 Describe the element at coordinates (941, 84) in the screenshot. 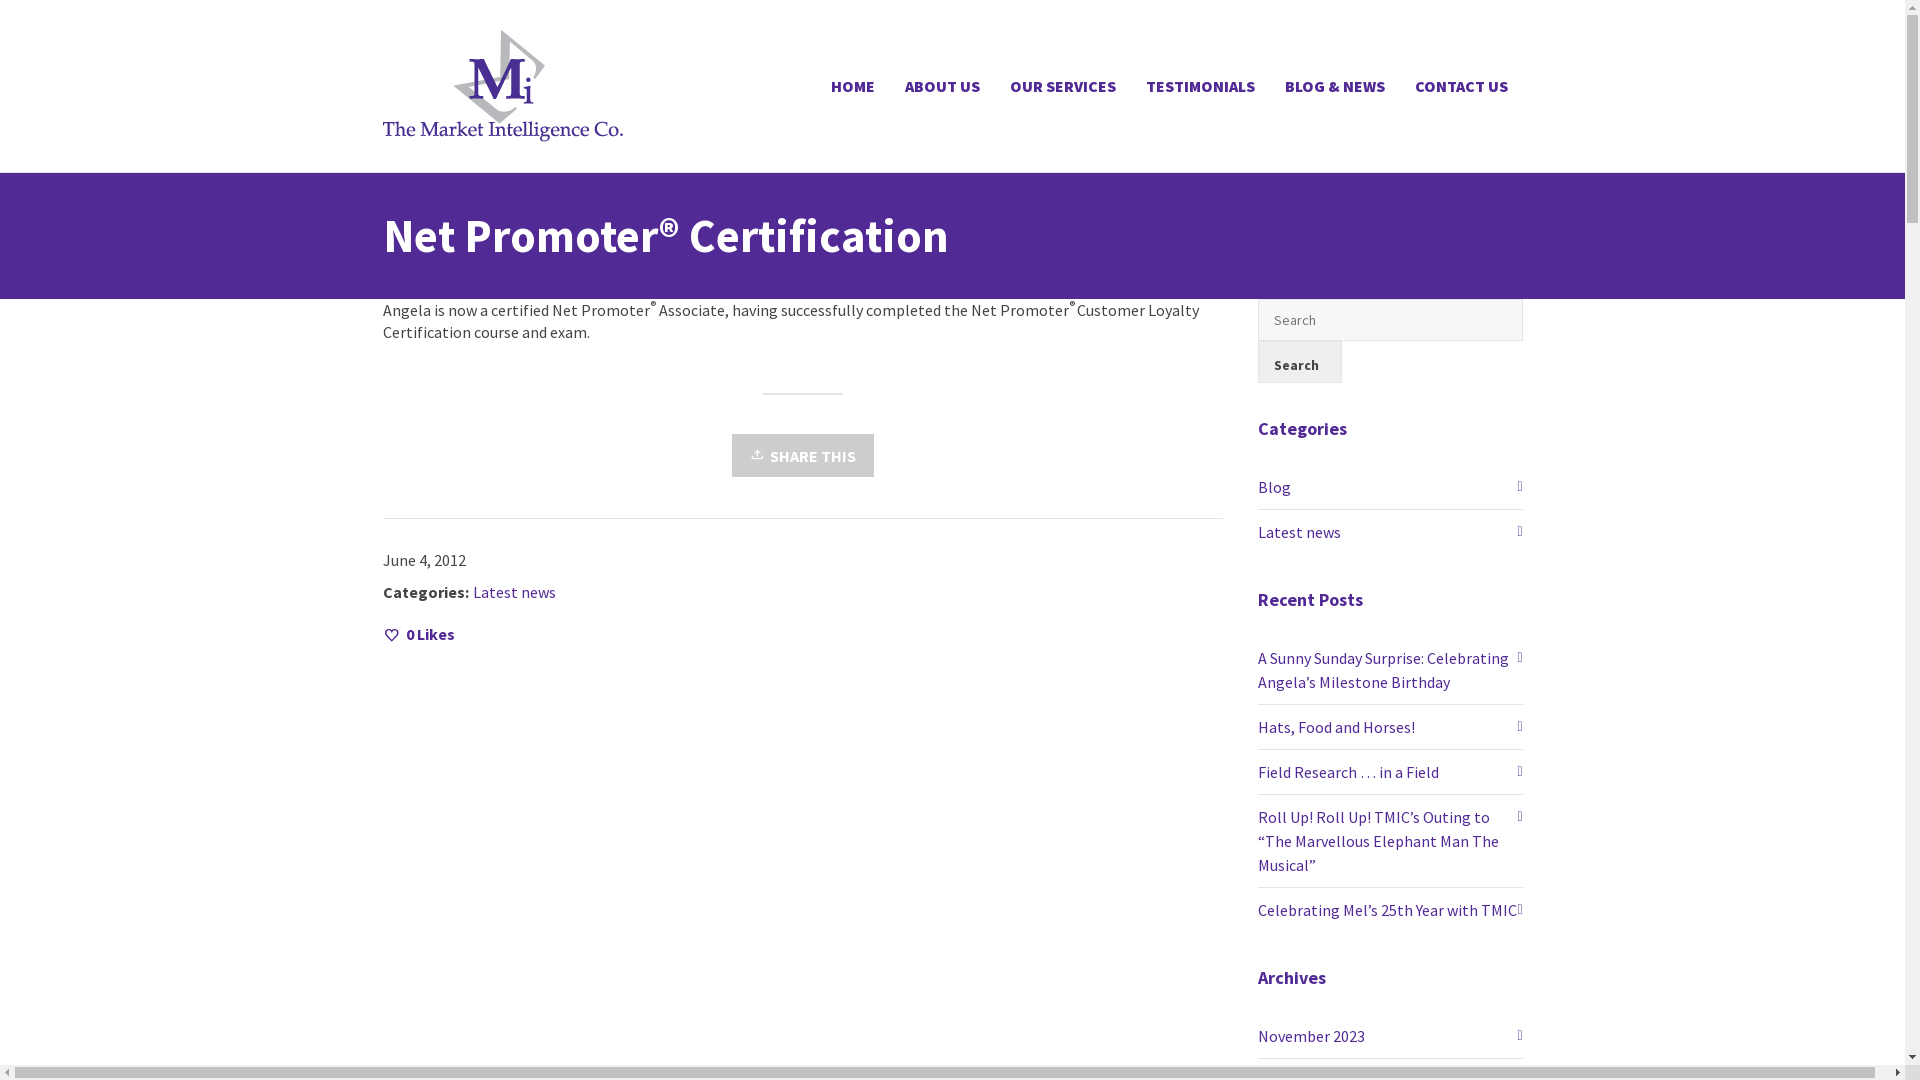

I see `'ABOUT US'` at that location.